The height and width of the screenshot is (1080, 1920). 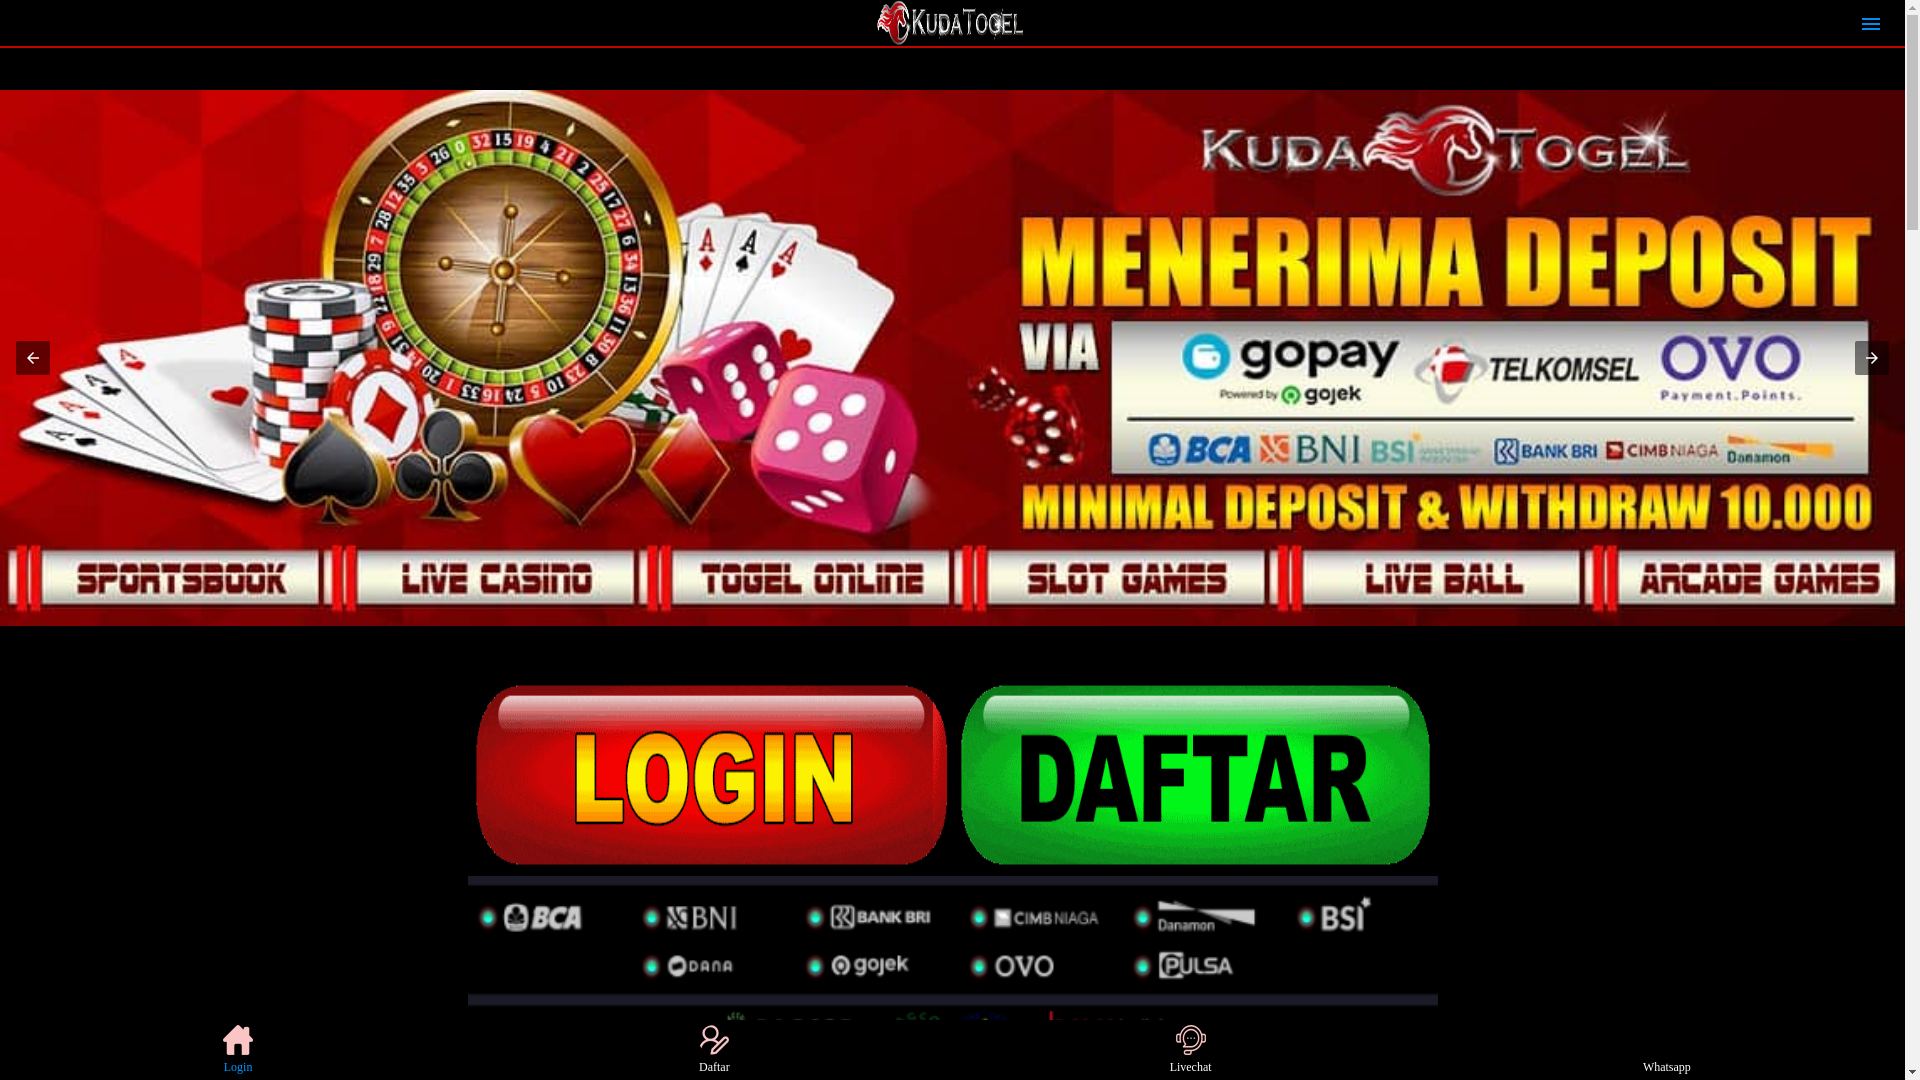 What do you see at coordinates (1190, 1048) in the screenshot?
I see `'Livechat'` at bounding box center [1190, 1048].